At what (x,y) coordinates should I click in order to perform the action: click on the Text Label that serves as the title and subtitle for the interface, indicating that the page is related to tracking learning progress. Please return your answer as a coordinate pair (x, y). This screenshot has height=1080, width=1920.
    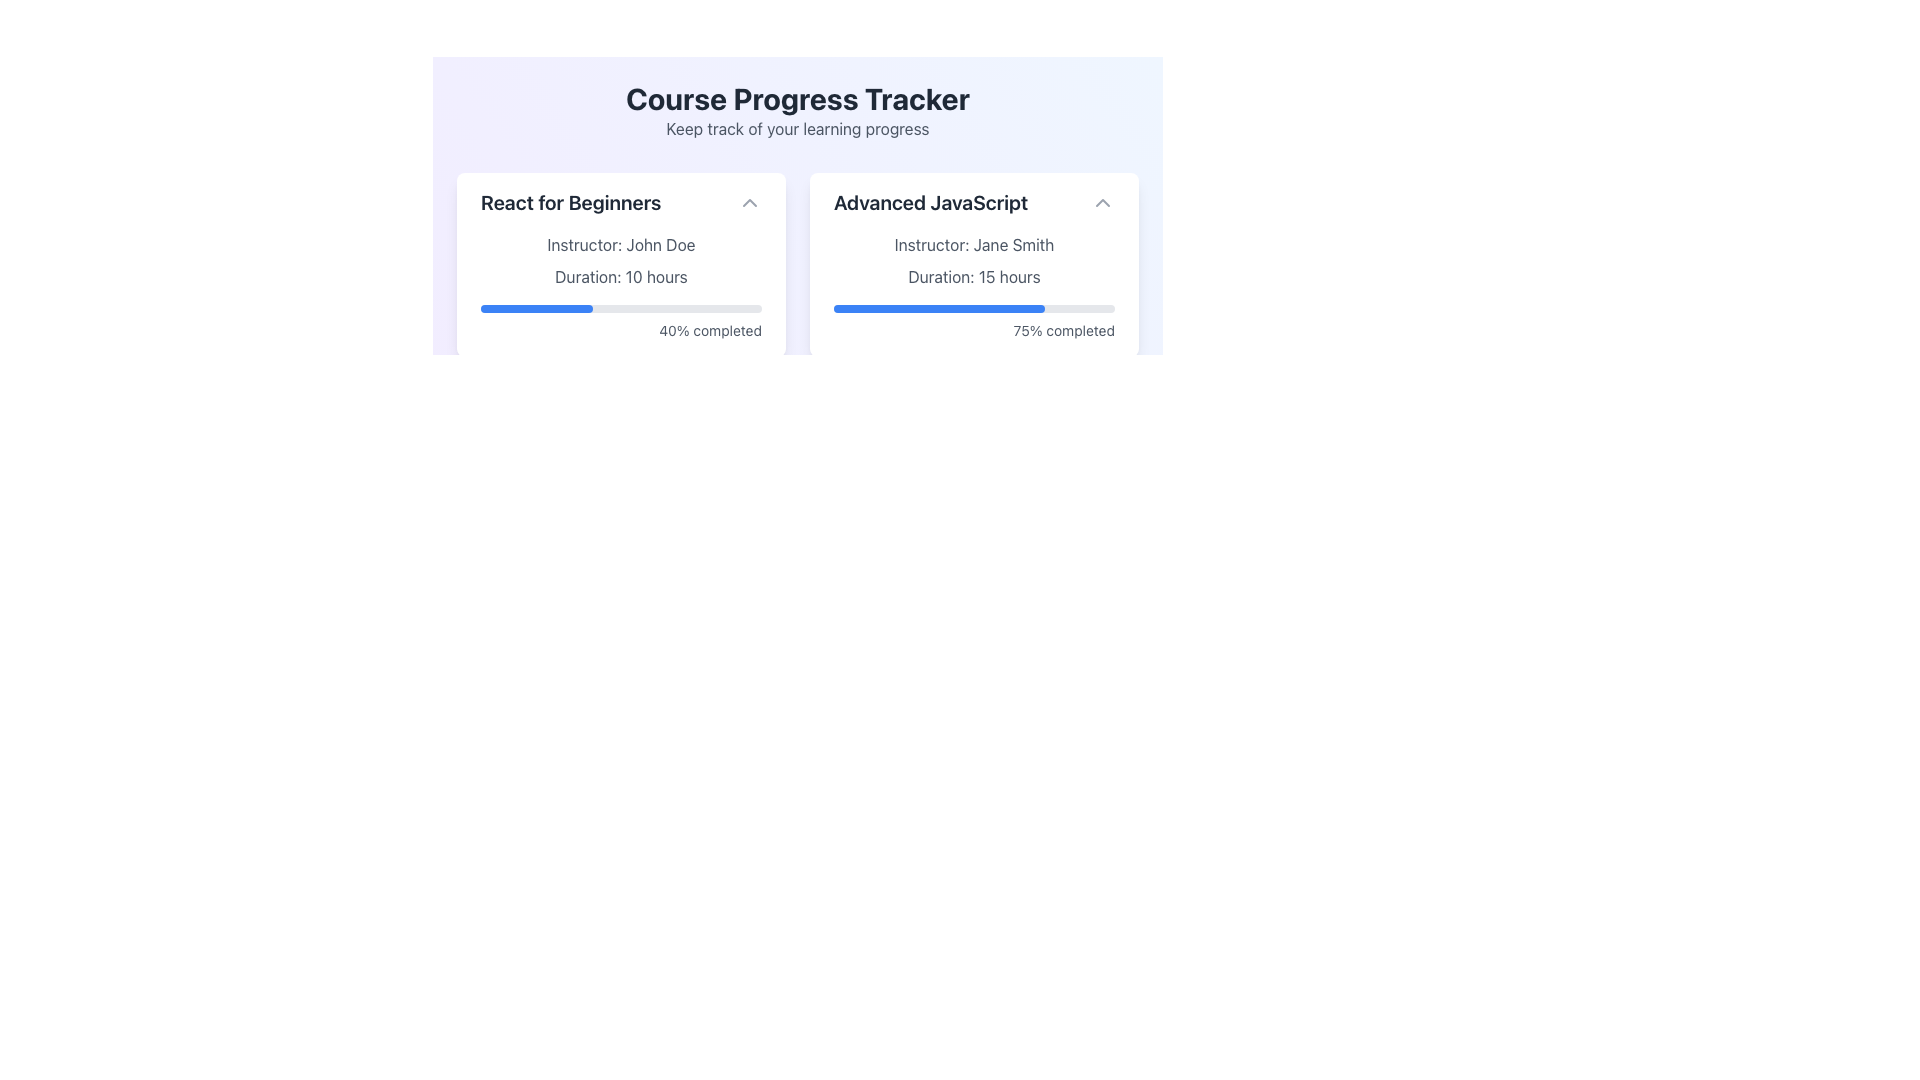
    Looking at the image, I should click on (796, 111).